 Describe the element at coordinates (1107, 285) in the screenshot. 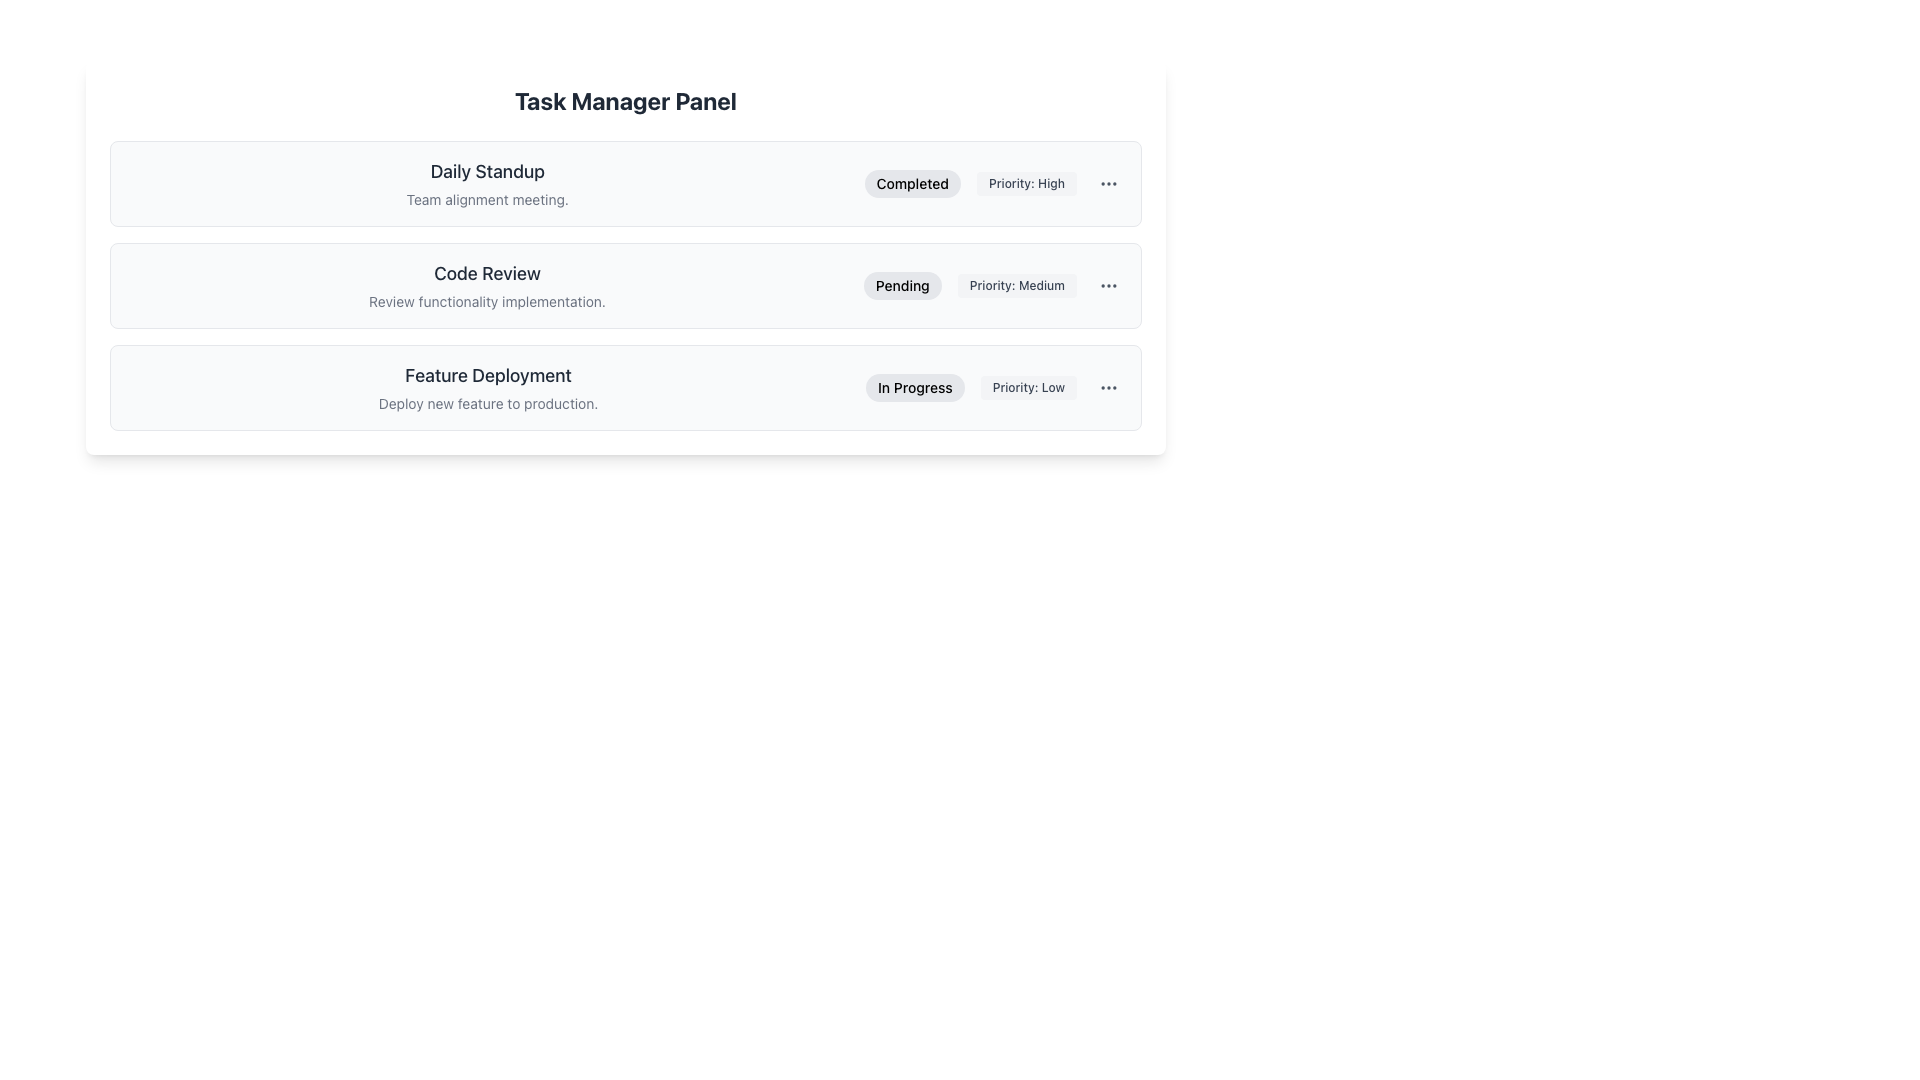

I see `the icon button represented by three horizontally aligned gray dots located at the far-right end of the row labeled 'Pending' and 'Priority: Medium'` at that location.